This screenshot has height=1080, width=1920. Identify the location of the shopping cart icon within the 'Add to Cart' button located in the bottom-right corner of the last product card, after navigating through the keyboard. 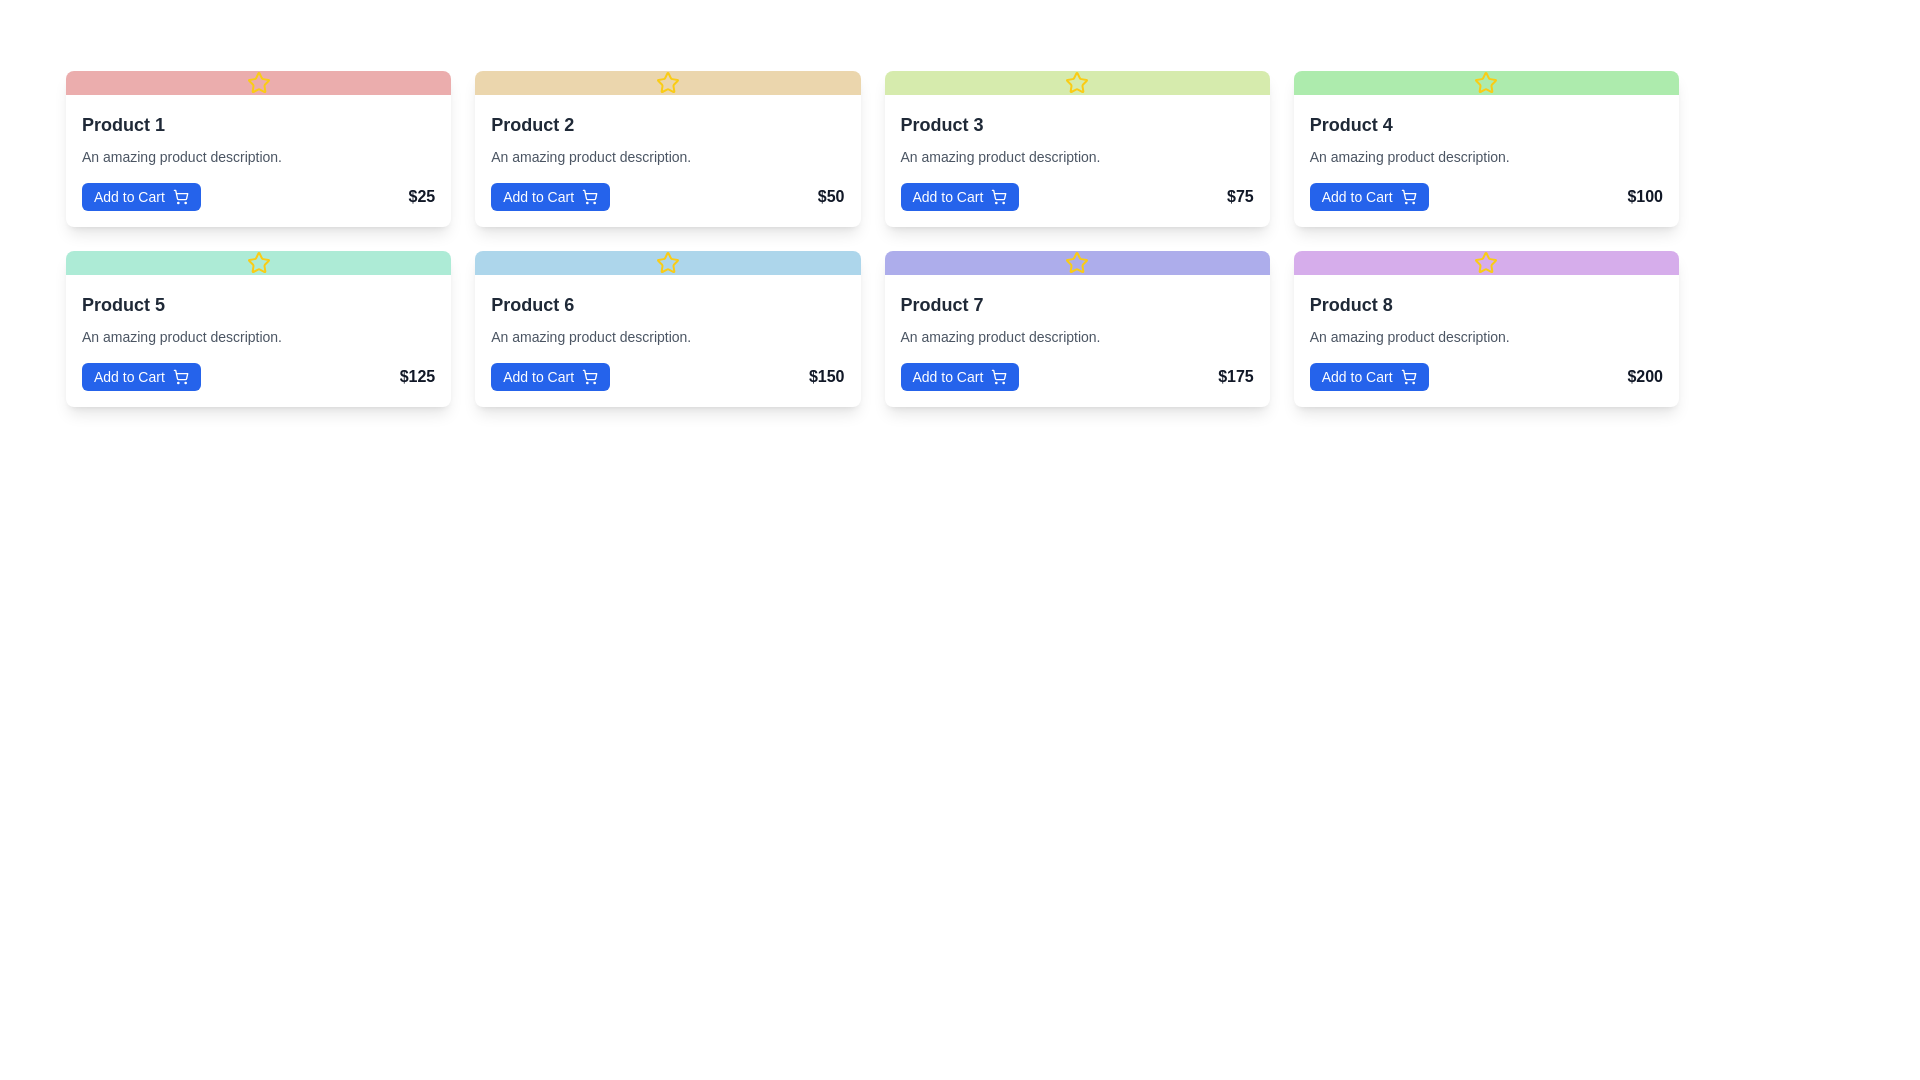
(1407, 374).